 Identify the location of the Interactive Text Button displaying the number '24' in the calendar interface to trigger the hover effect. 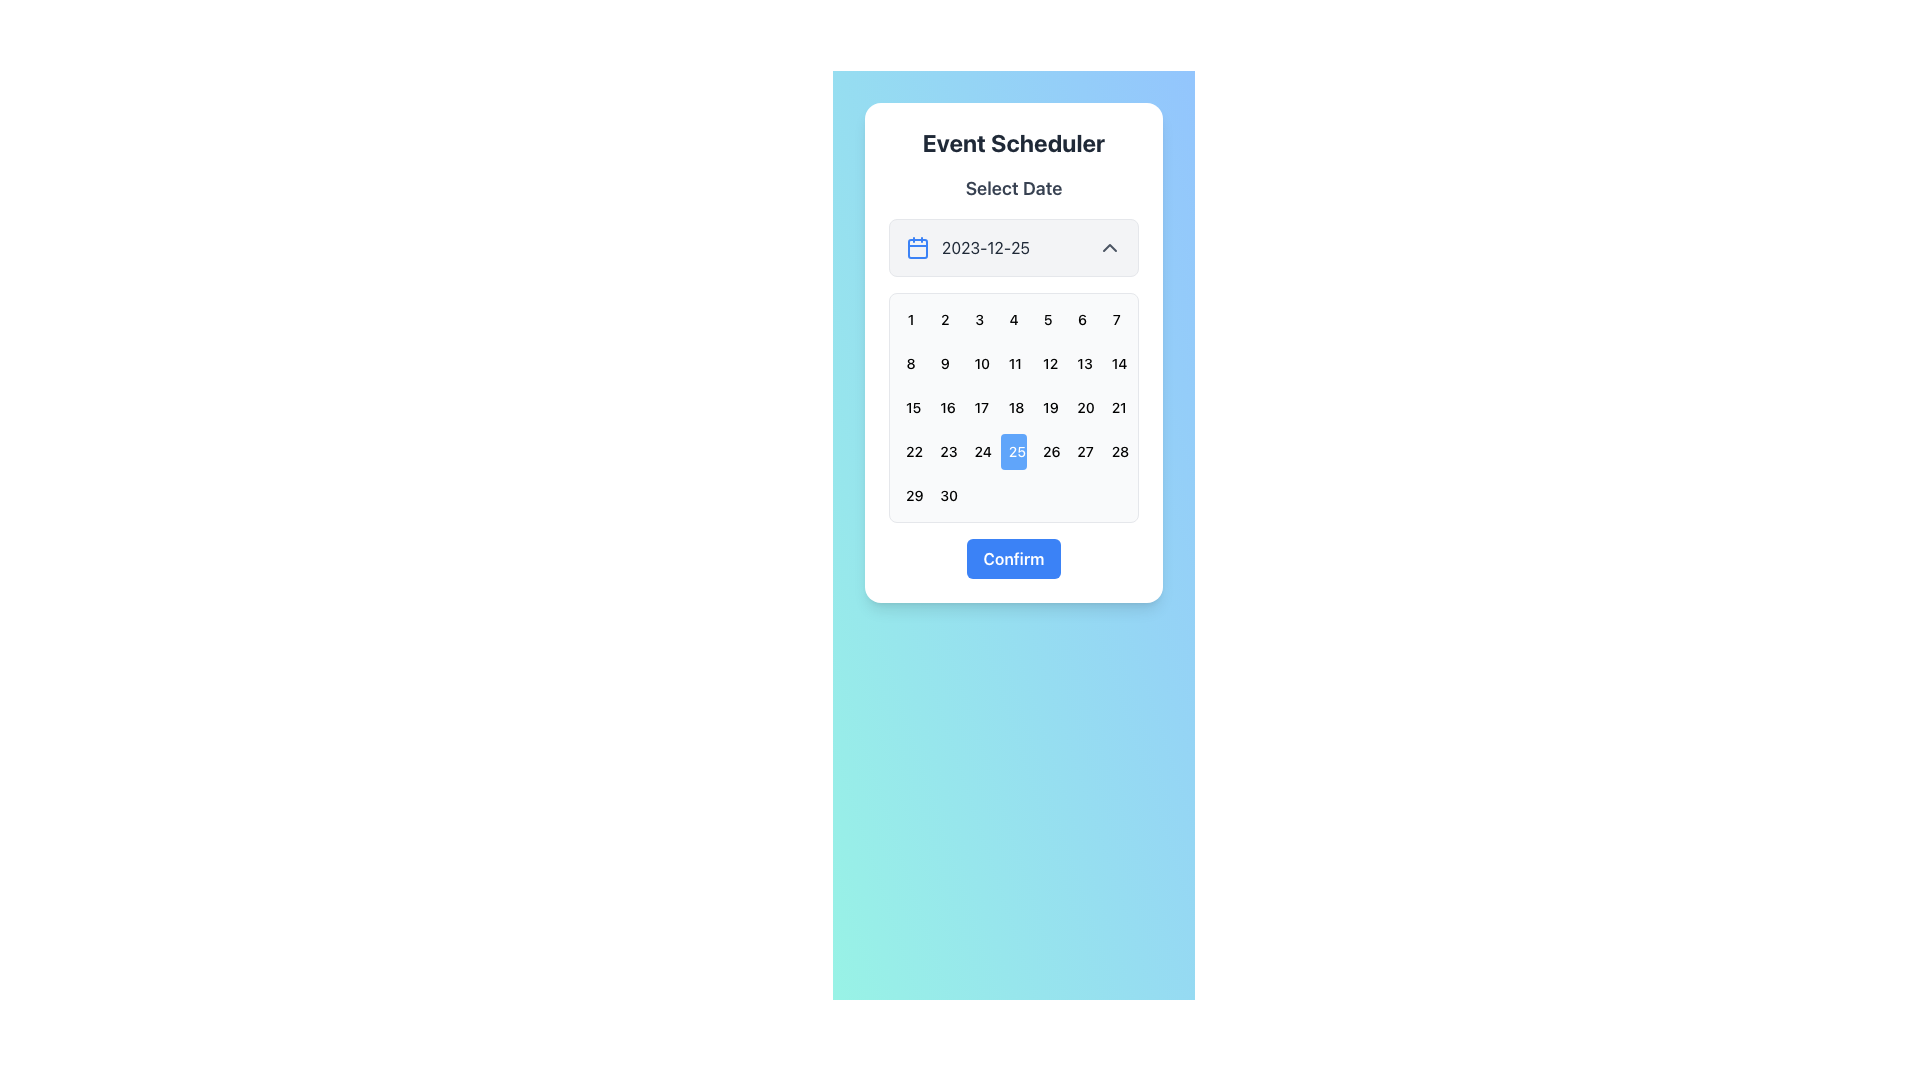
(979, 451).